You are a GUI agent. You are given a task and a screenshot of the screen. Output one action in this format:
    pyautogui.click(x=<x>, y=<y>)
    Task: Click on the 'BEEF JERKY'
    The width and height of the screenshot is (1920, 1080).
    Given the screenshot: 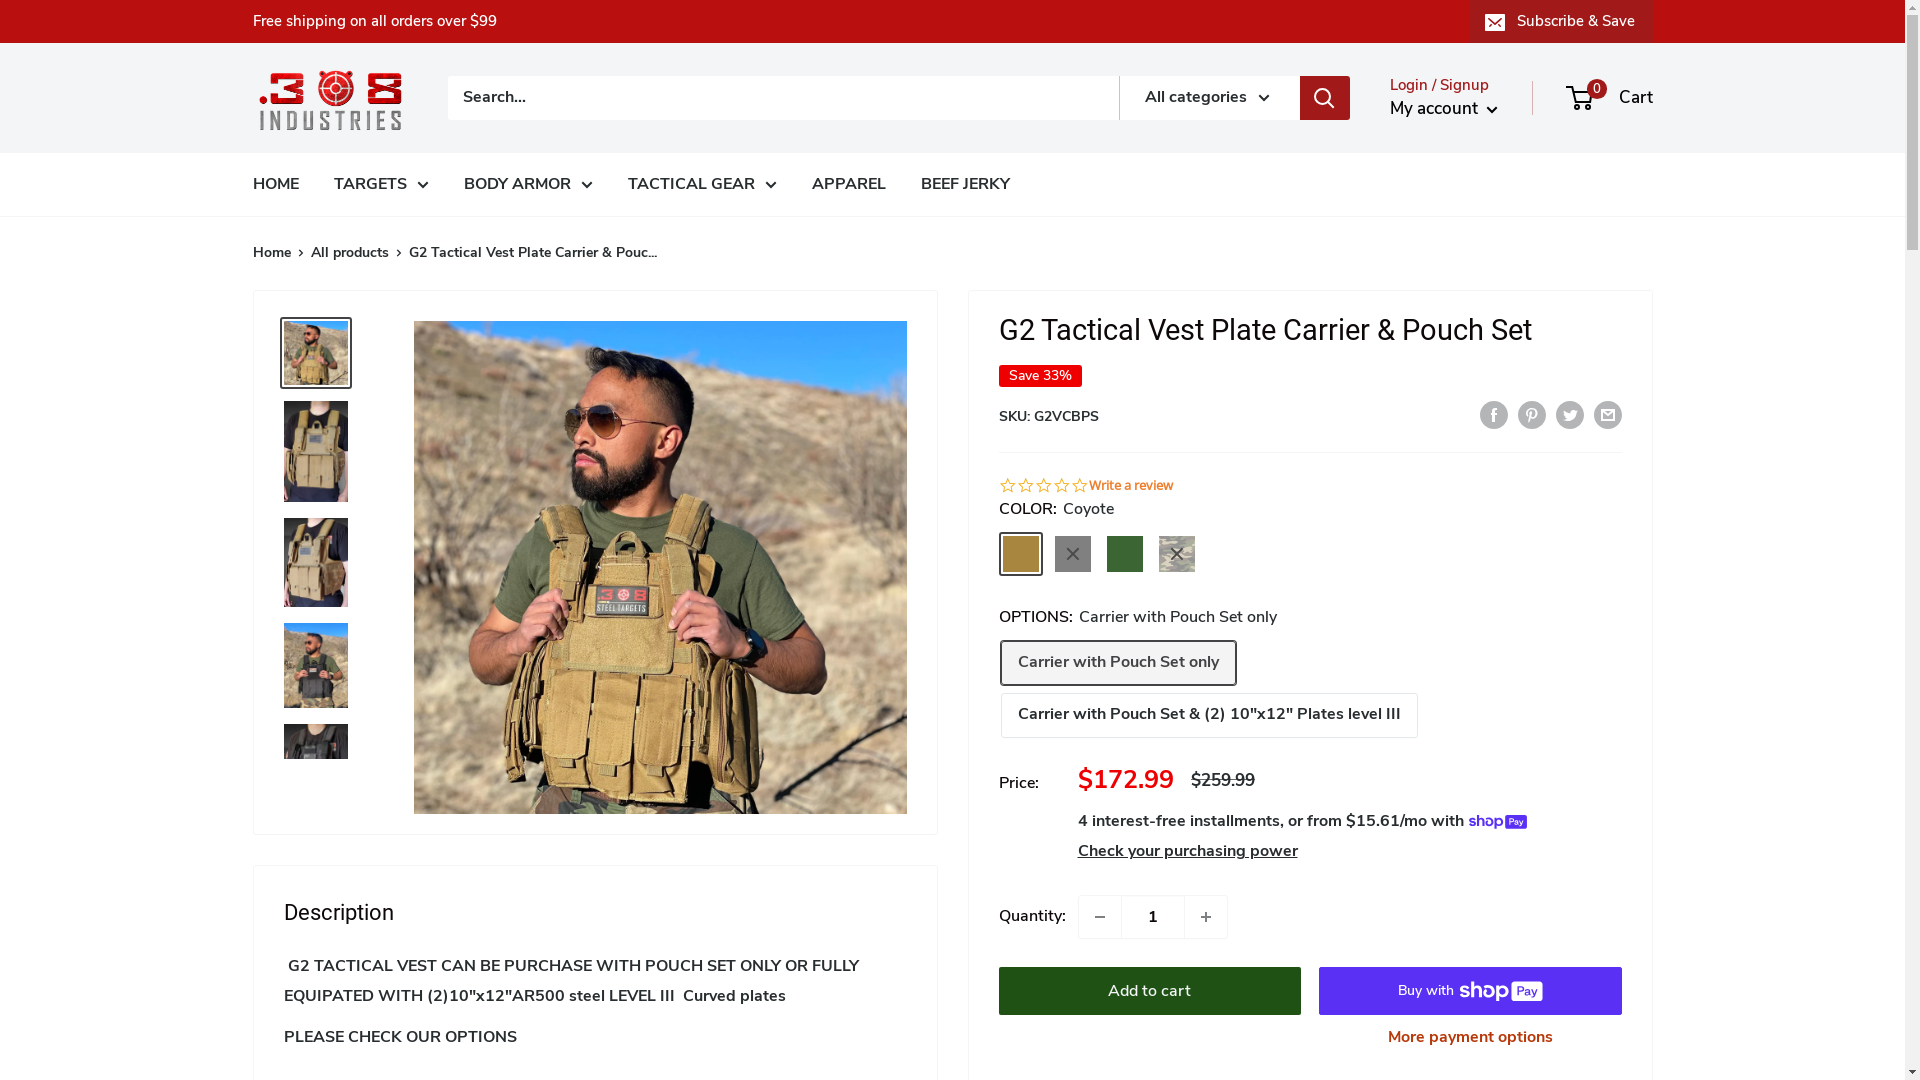 What is the action you would take?
    pyautogui.click(x=964, y=185)
    